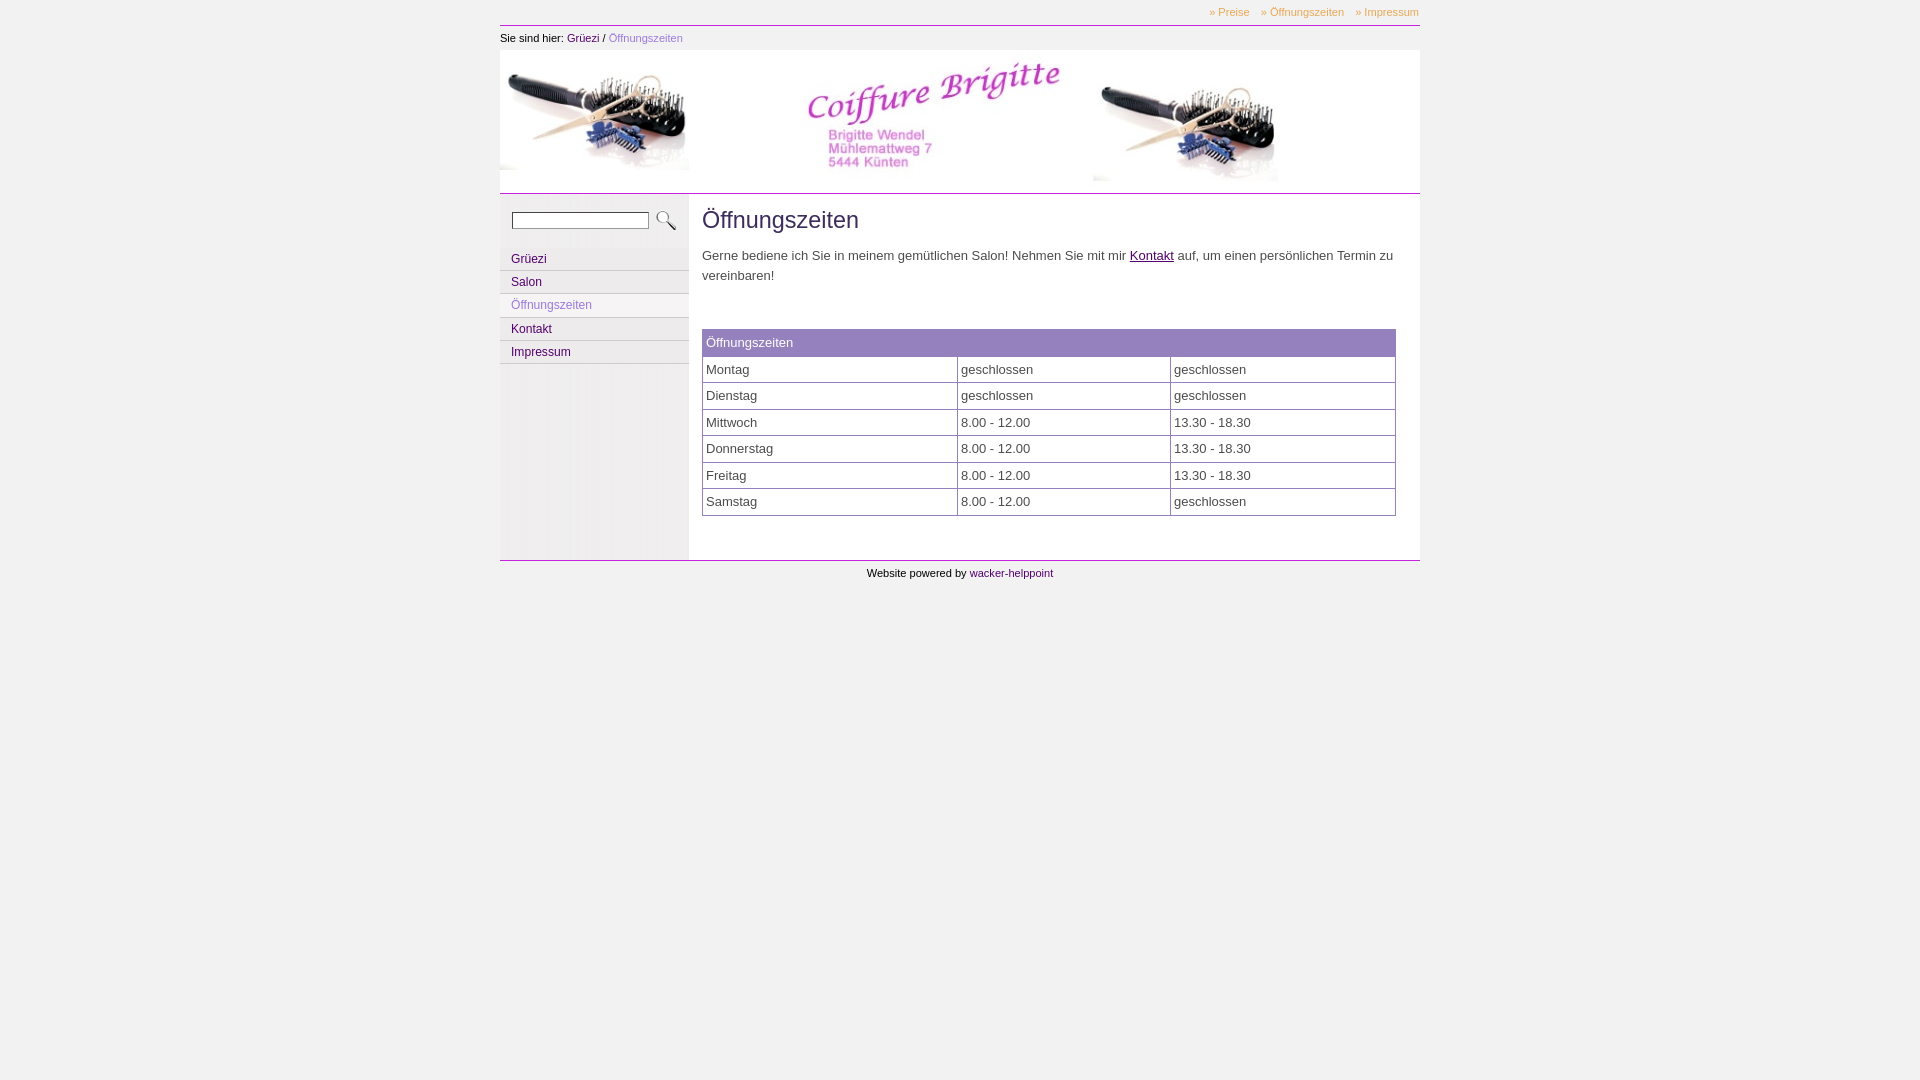  I want to click on 'coiffure brigitte', so click(593, 119).